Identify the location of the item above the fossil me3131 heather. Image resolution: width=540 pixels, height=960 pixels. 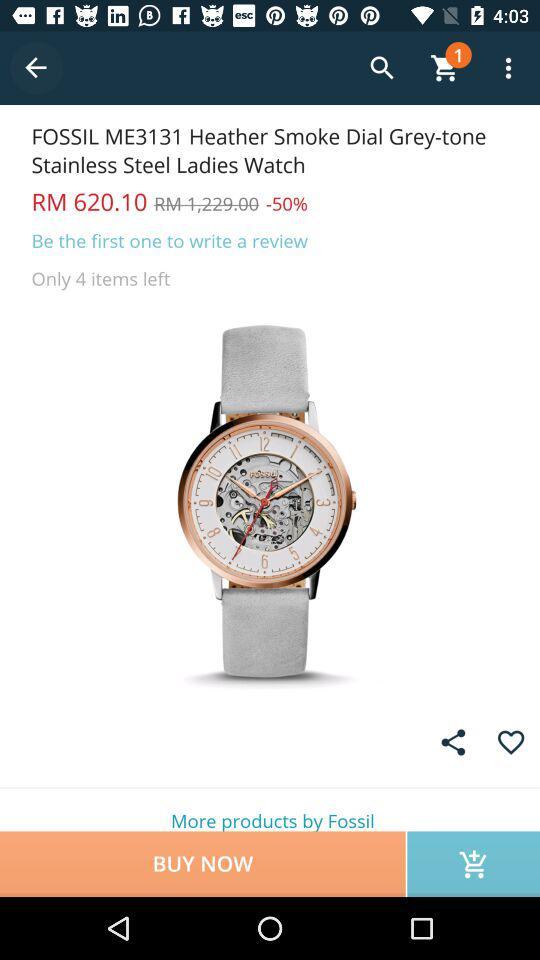
(36, 68).